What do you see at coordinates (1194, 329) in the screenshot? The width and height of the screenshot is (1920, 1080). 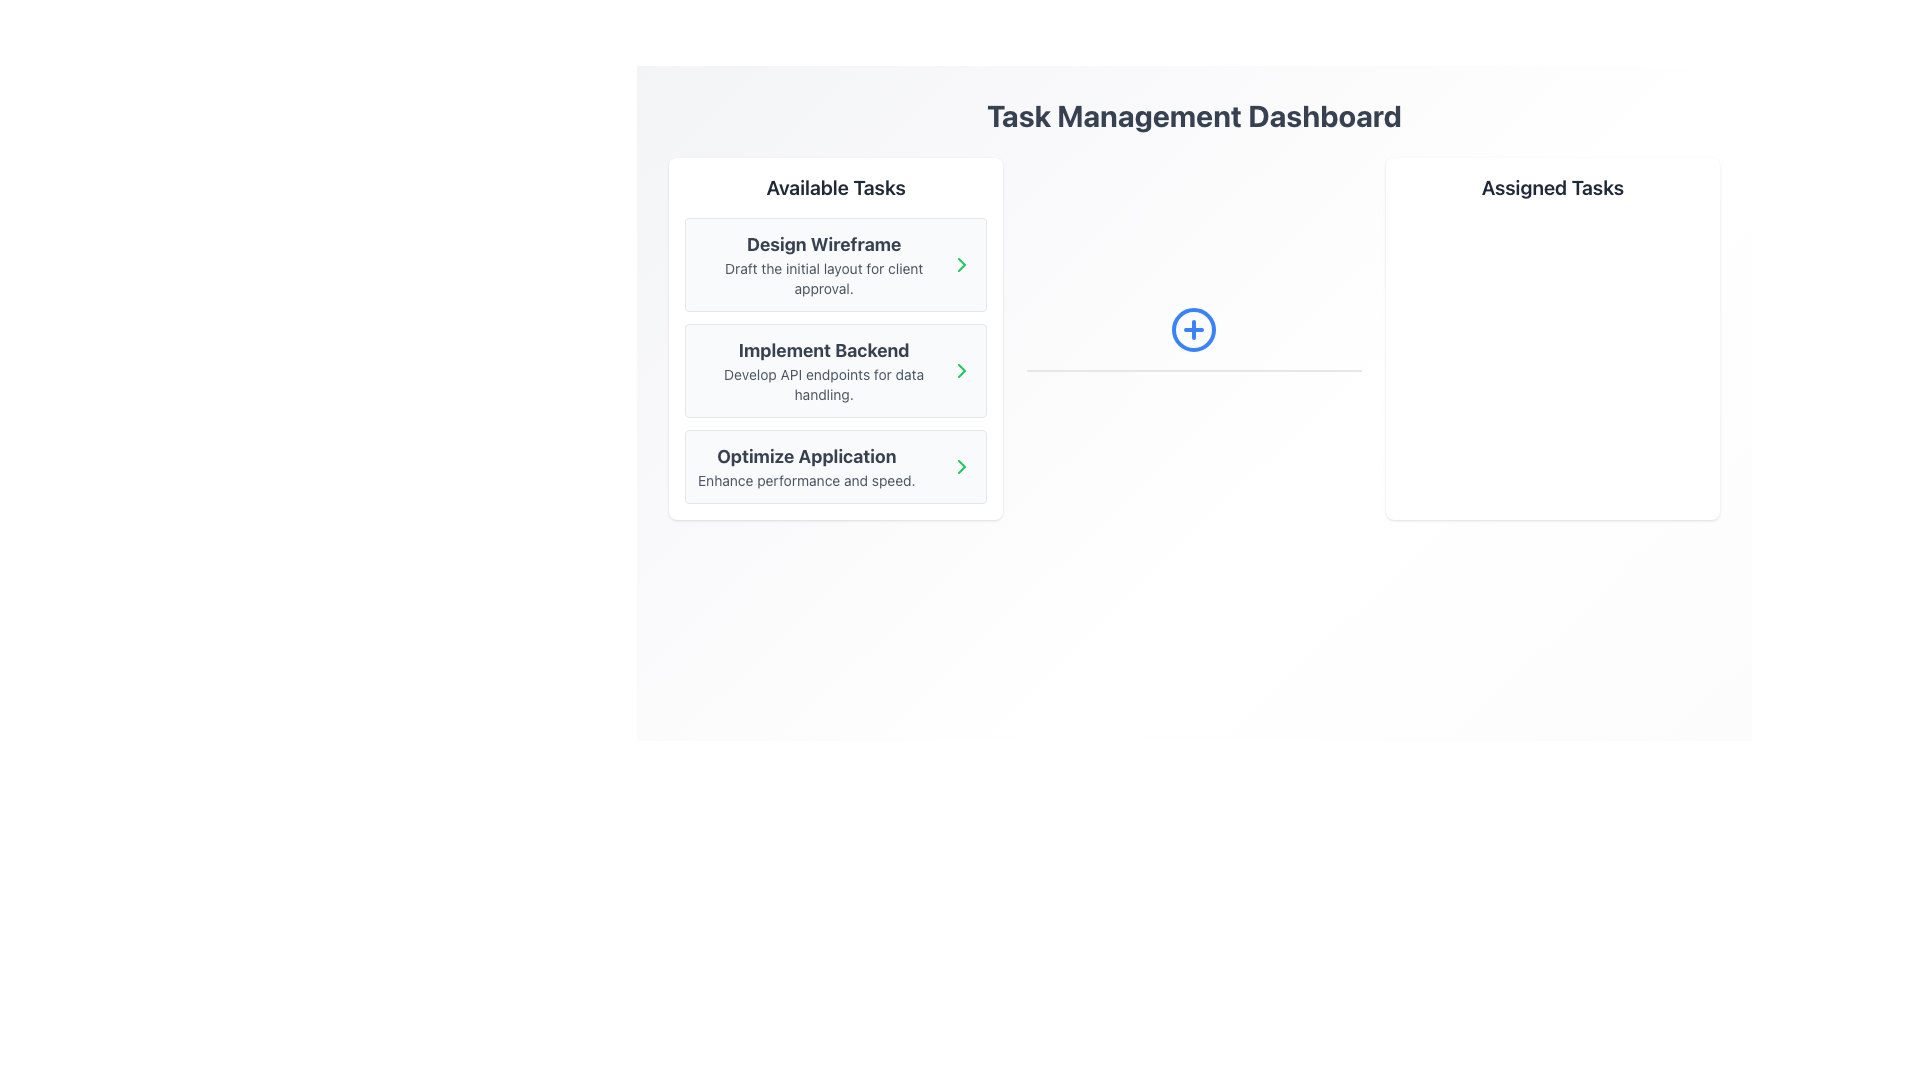 I see `the center of the interactive button with a plus sign symbol, located between the 'Available Tasks' and 'Assigned Tasks' panels` at bounding box center [1194, 329].